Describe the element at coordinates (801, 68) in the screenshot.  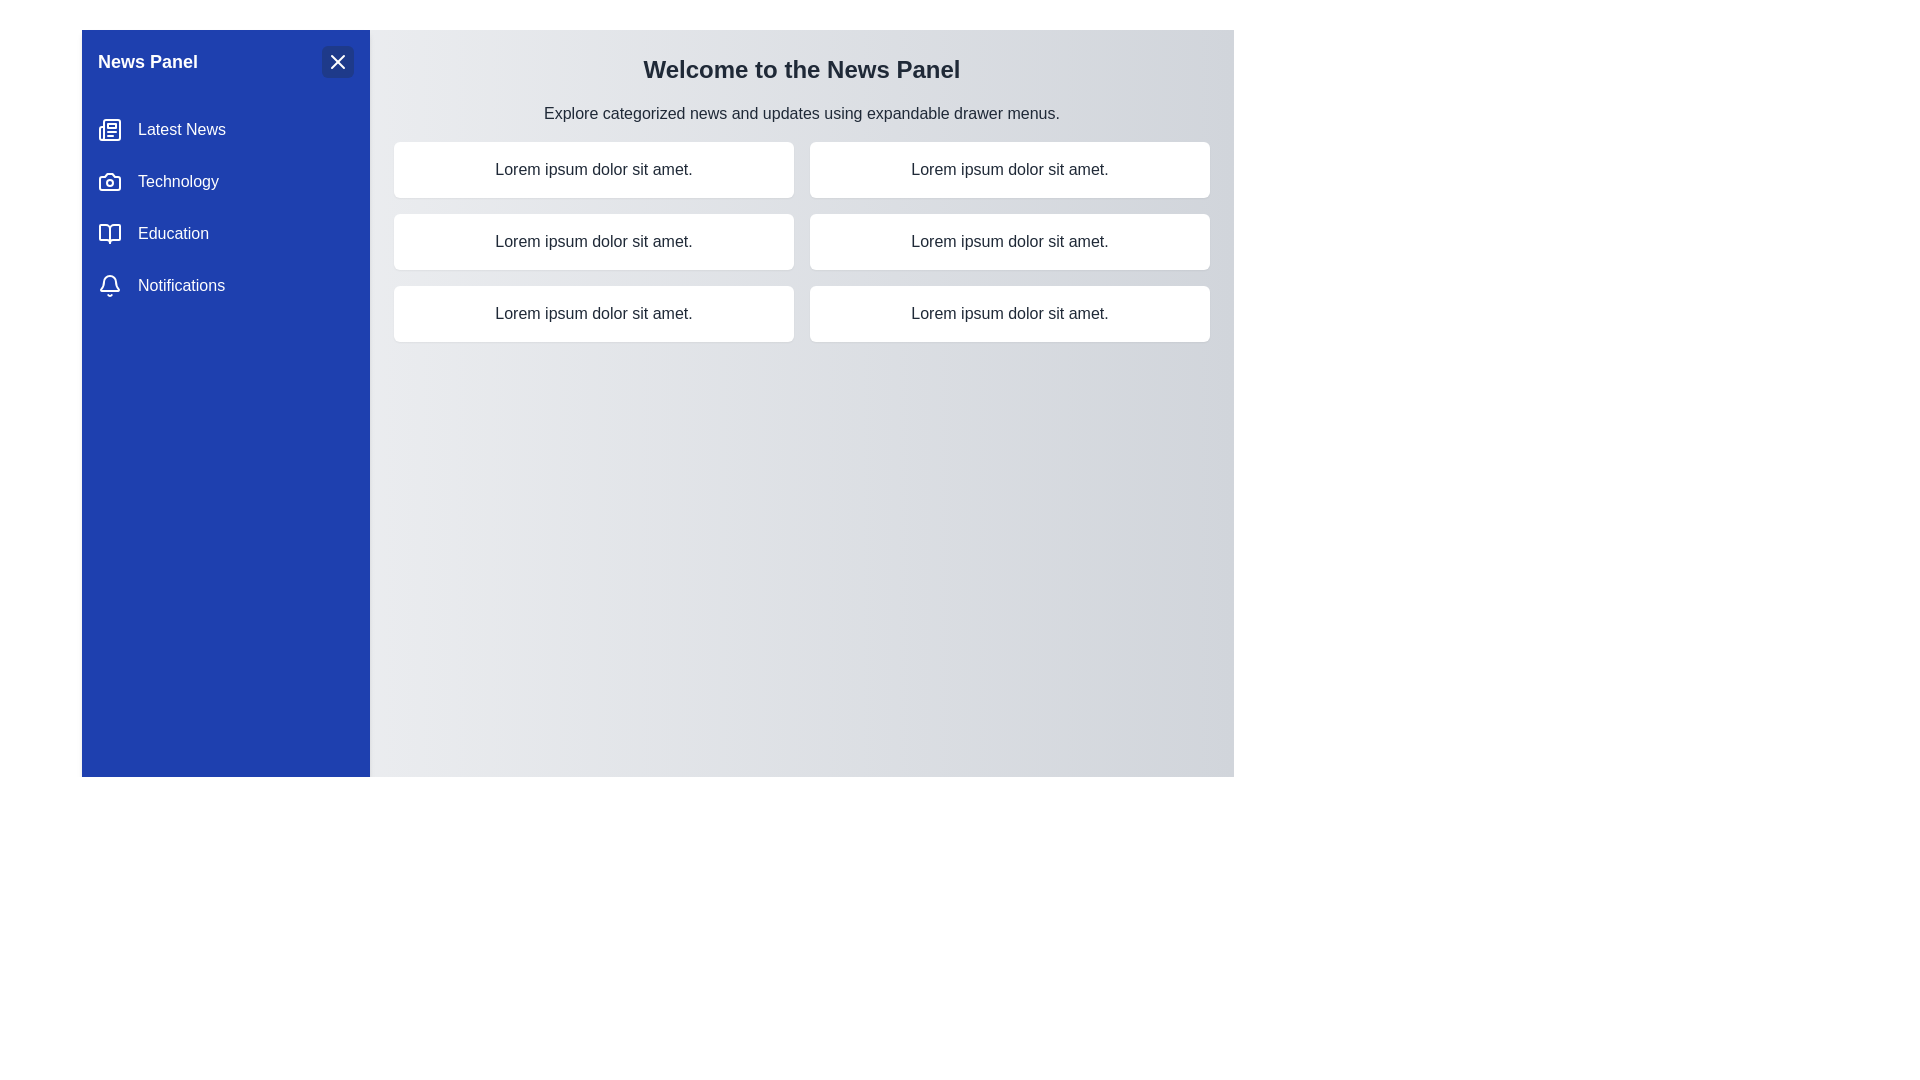
I see `the text Welcome to the News Panel` at that location.